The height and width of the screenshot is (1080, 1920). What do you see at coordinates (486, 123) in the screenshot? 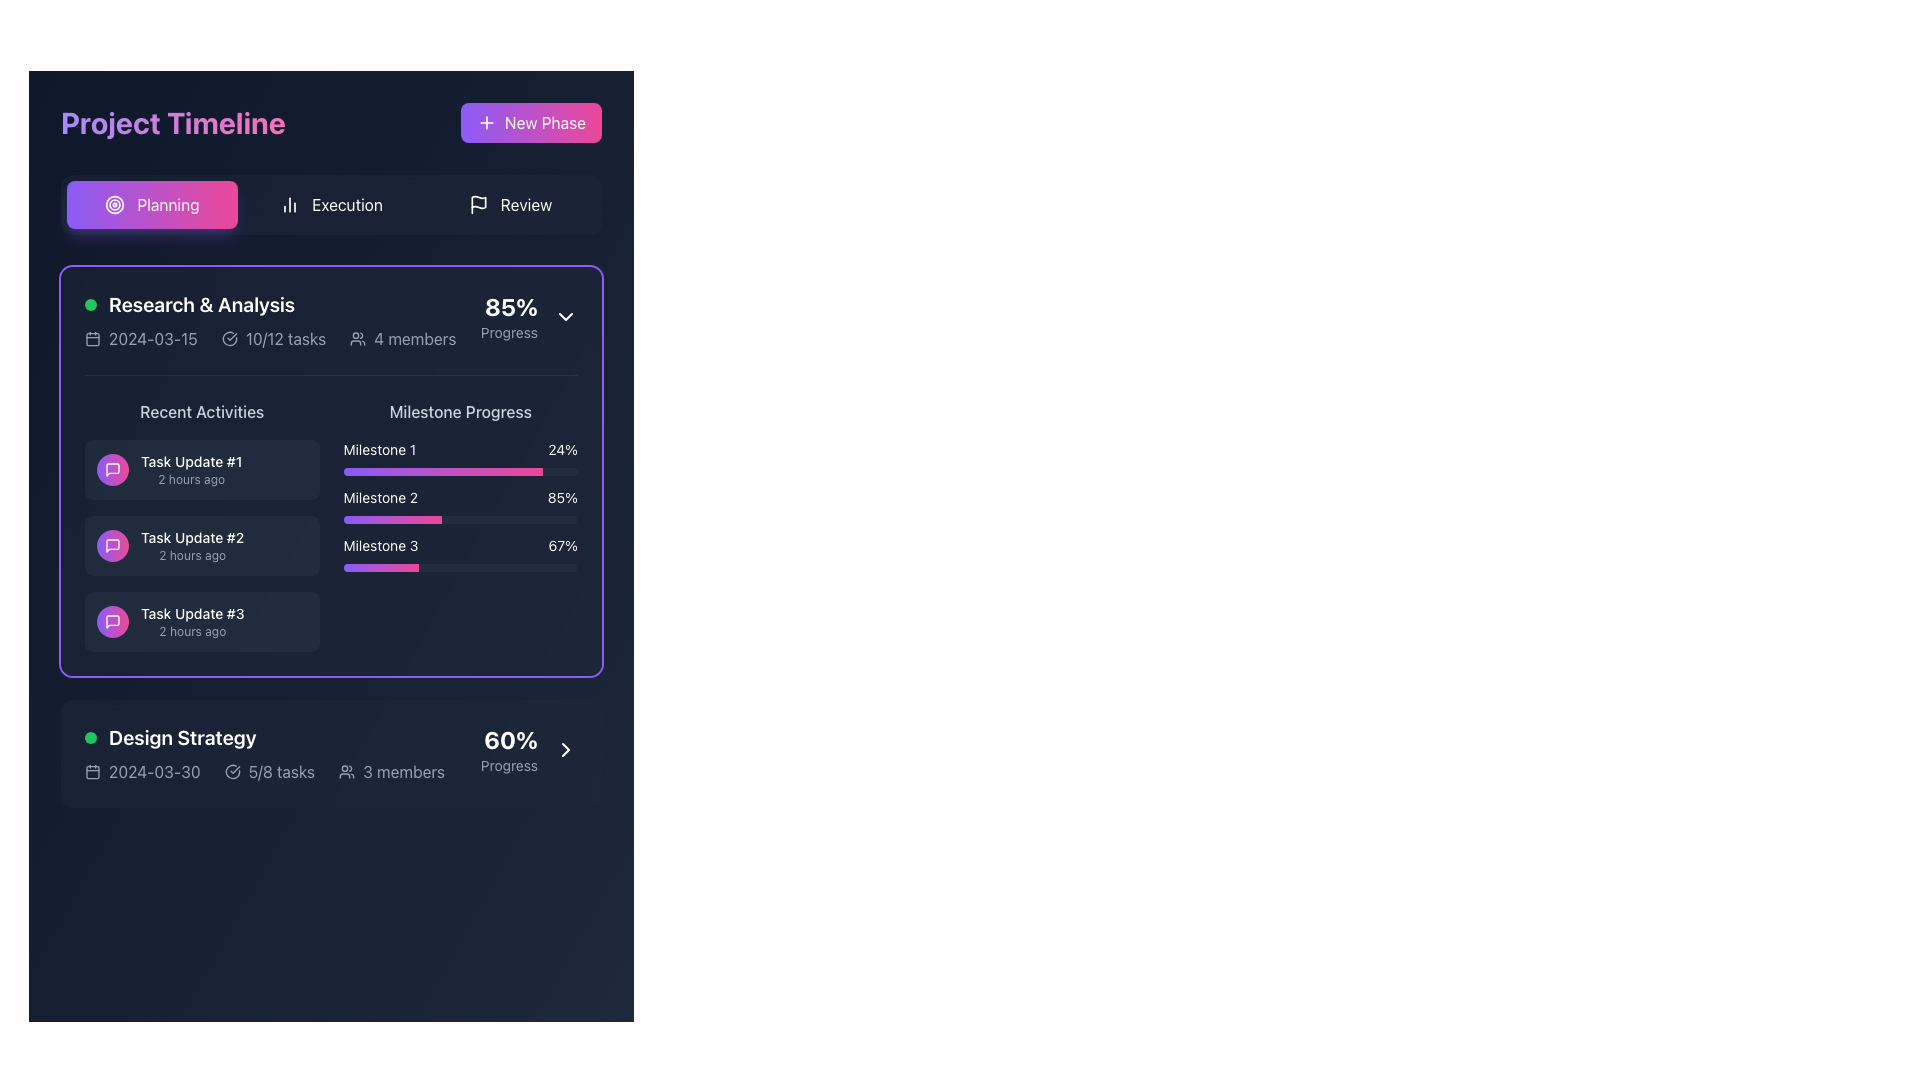
I see `the plus icon inside the 'New Phase' button, positioned at the top-right corner of the interface` at bounding box center [486, 123].